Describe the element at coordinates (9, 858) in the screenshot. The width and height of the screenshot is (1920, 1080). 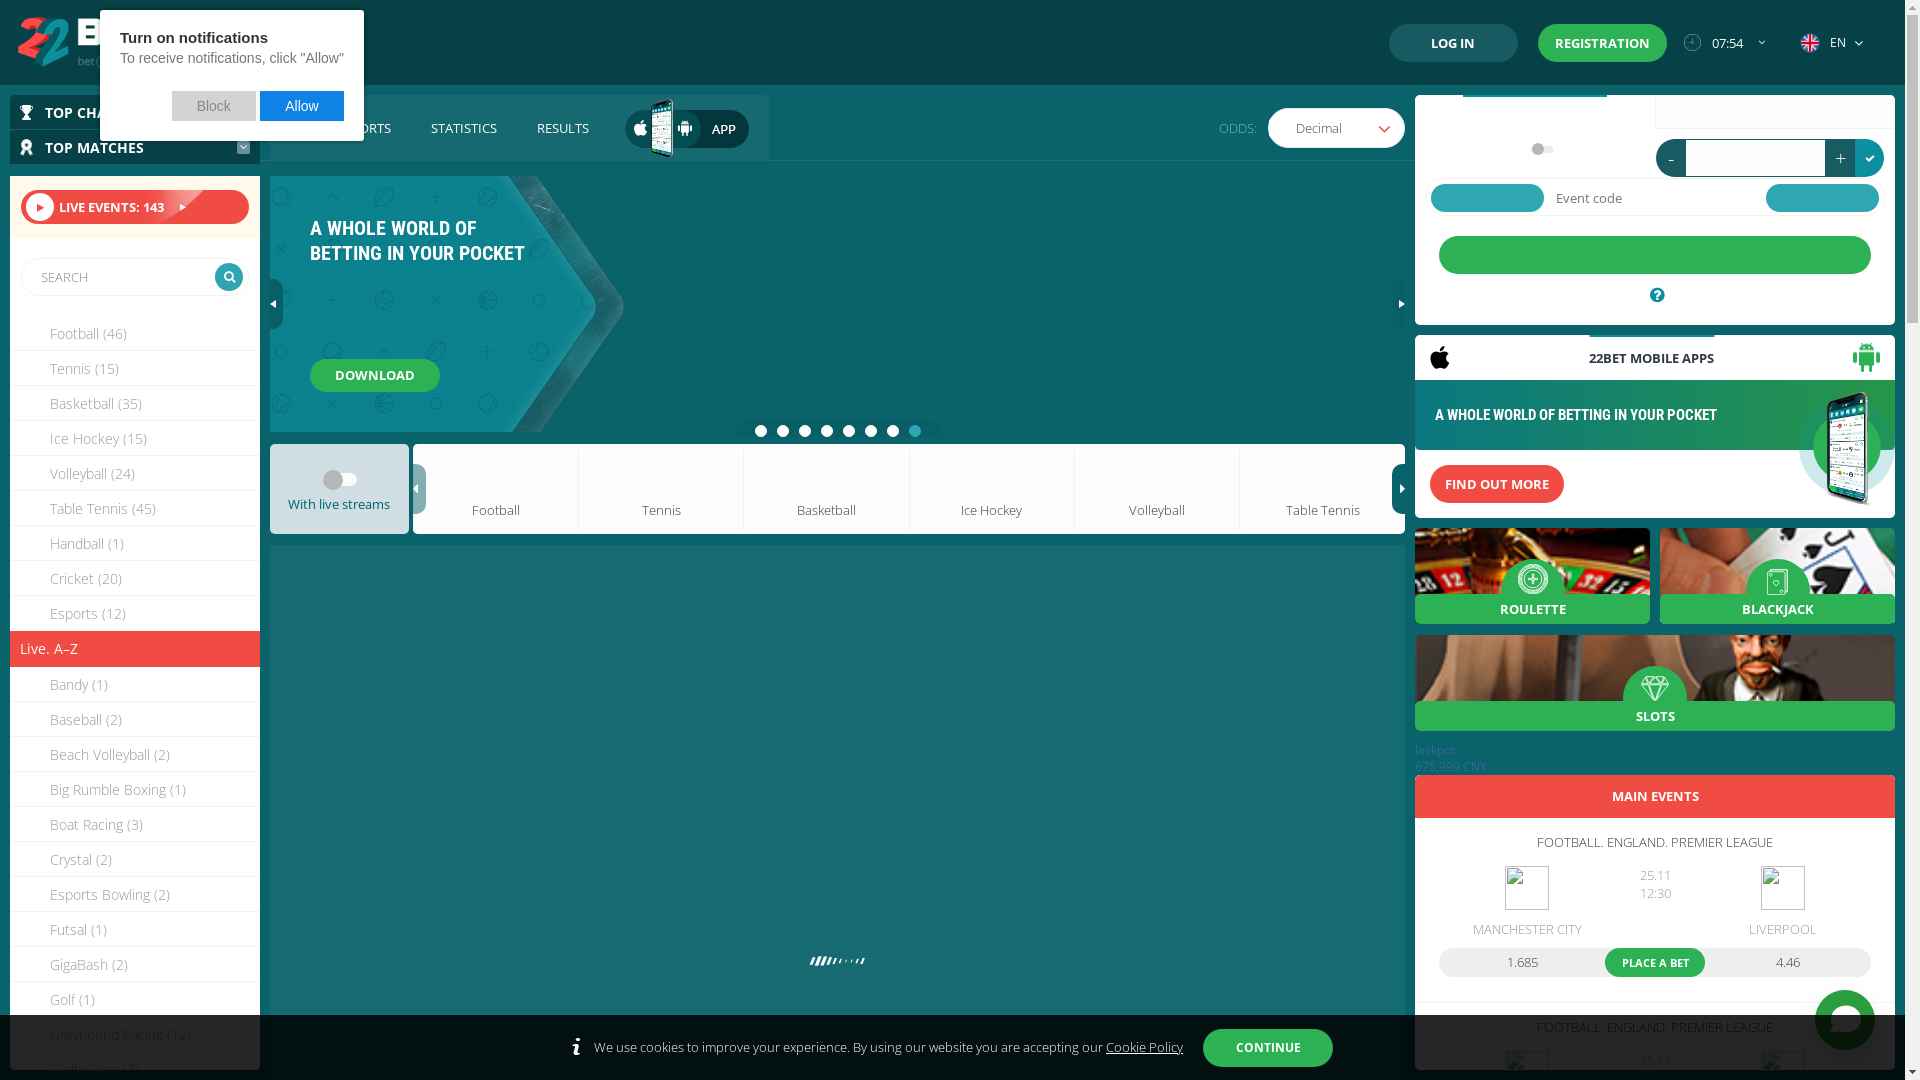
I see `'Crystal` at that location.